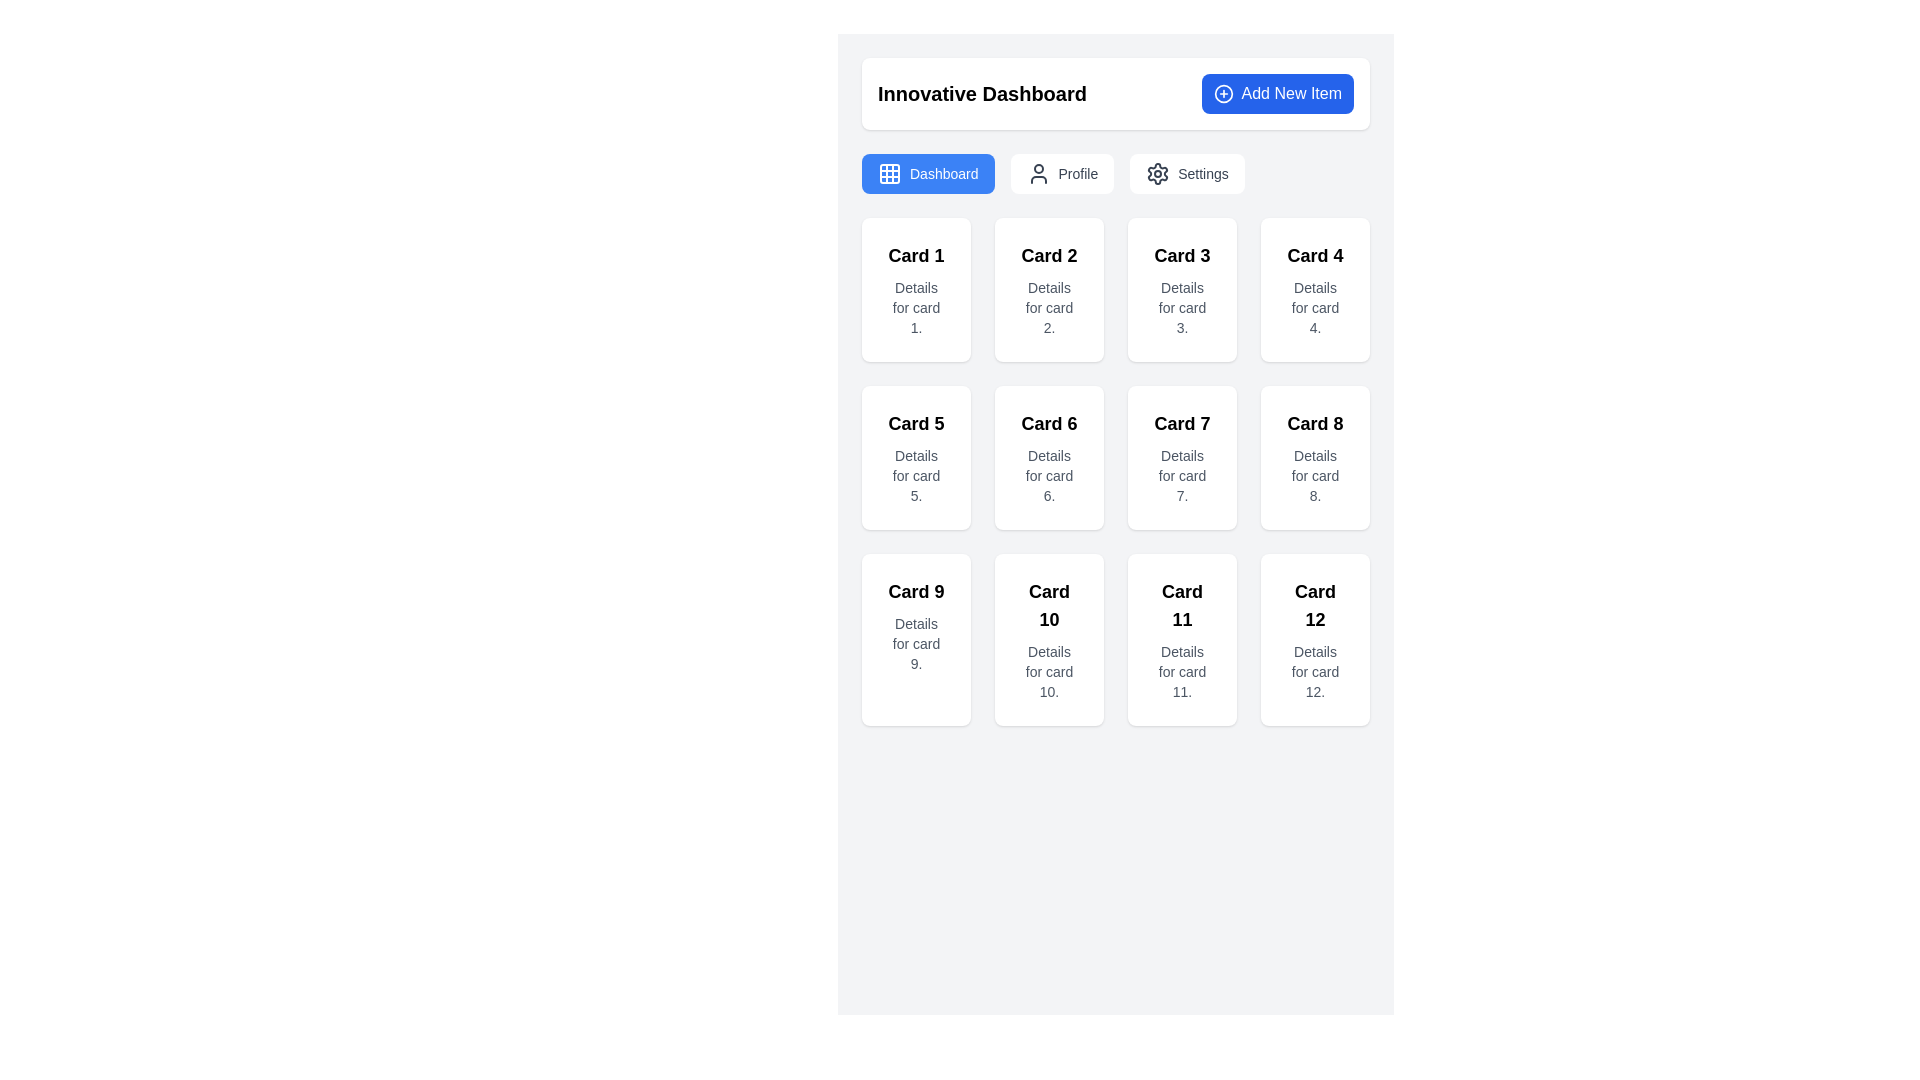 This screenshot has height=1080, width=1920. What do you see at coordinates (1048, 640) in the screenshot?
I see `the Card labeled 'Card 10' which is a rectangular card with a white background, located in the third row and second column of the grid` at bounding box center [1048, 640].